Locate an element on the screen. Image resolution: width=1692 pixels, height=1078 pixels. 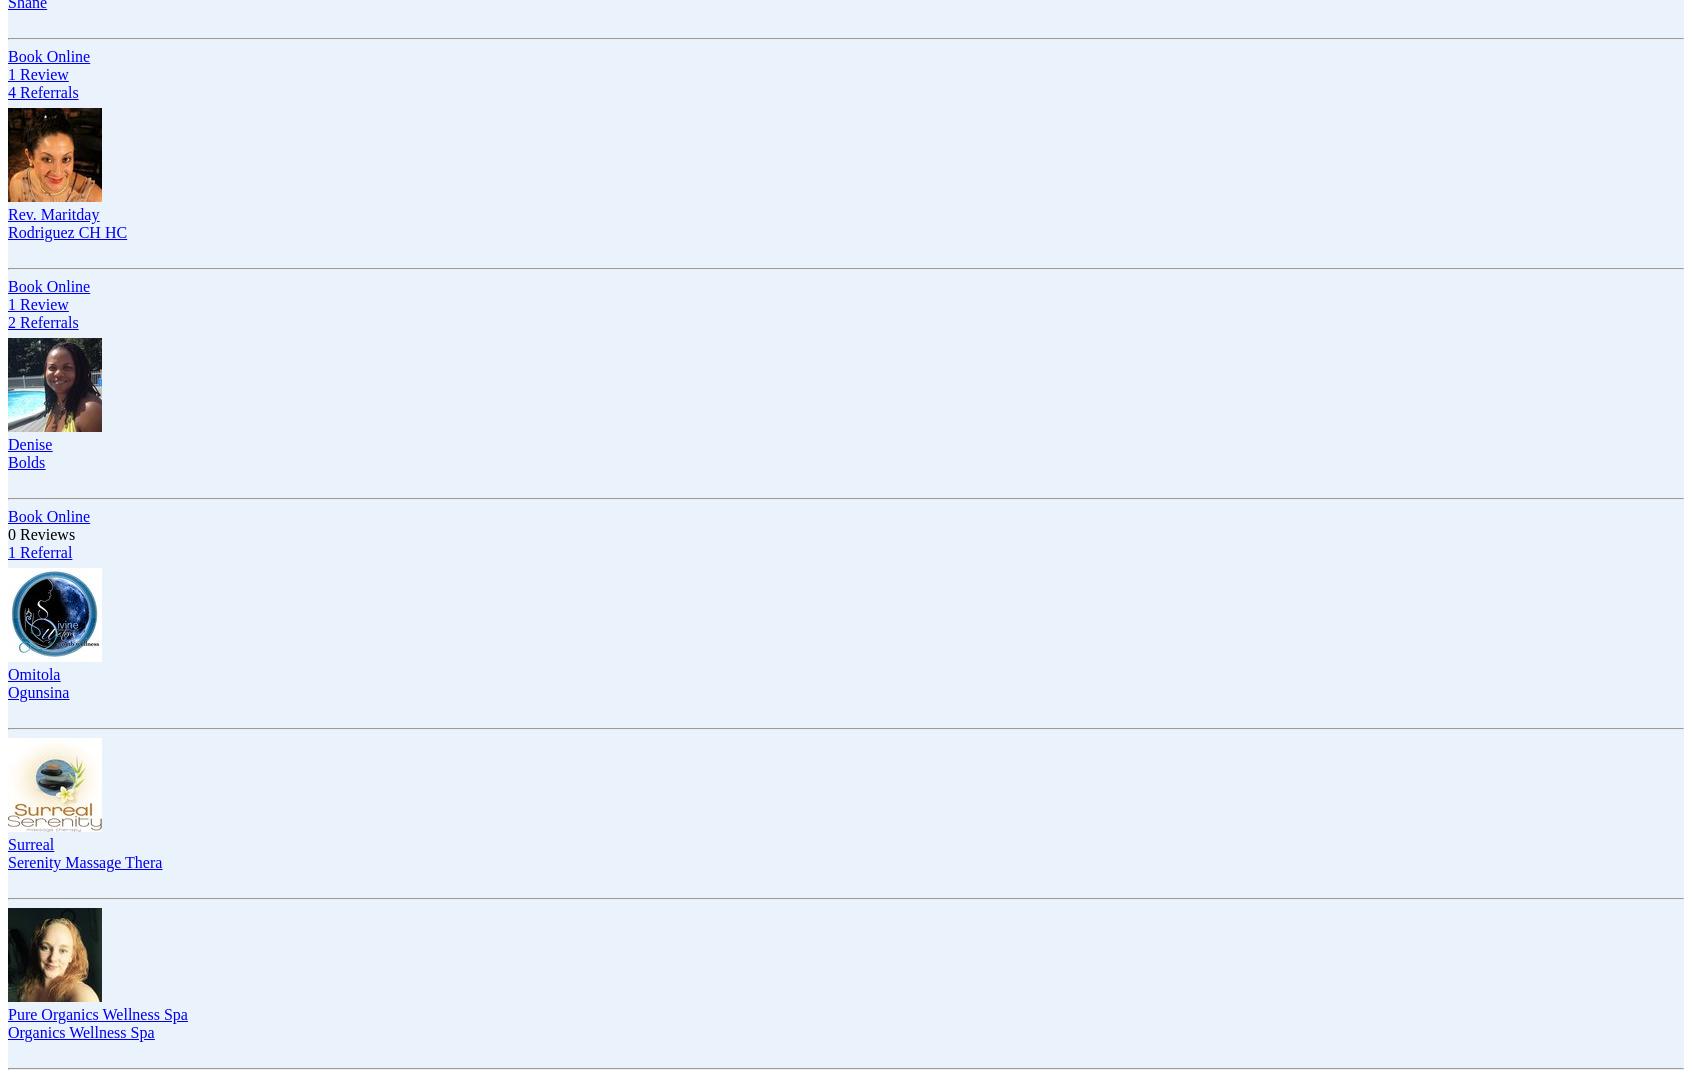
'Serenity Massage Thera' is located at coordinates (6, 861).